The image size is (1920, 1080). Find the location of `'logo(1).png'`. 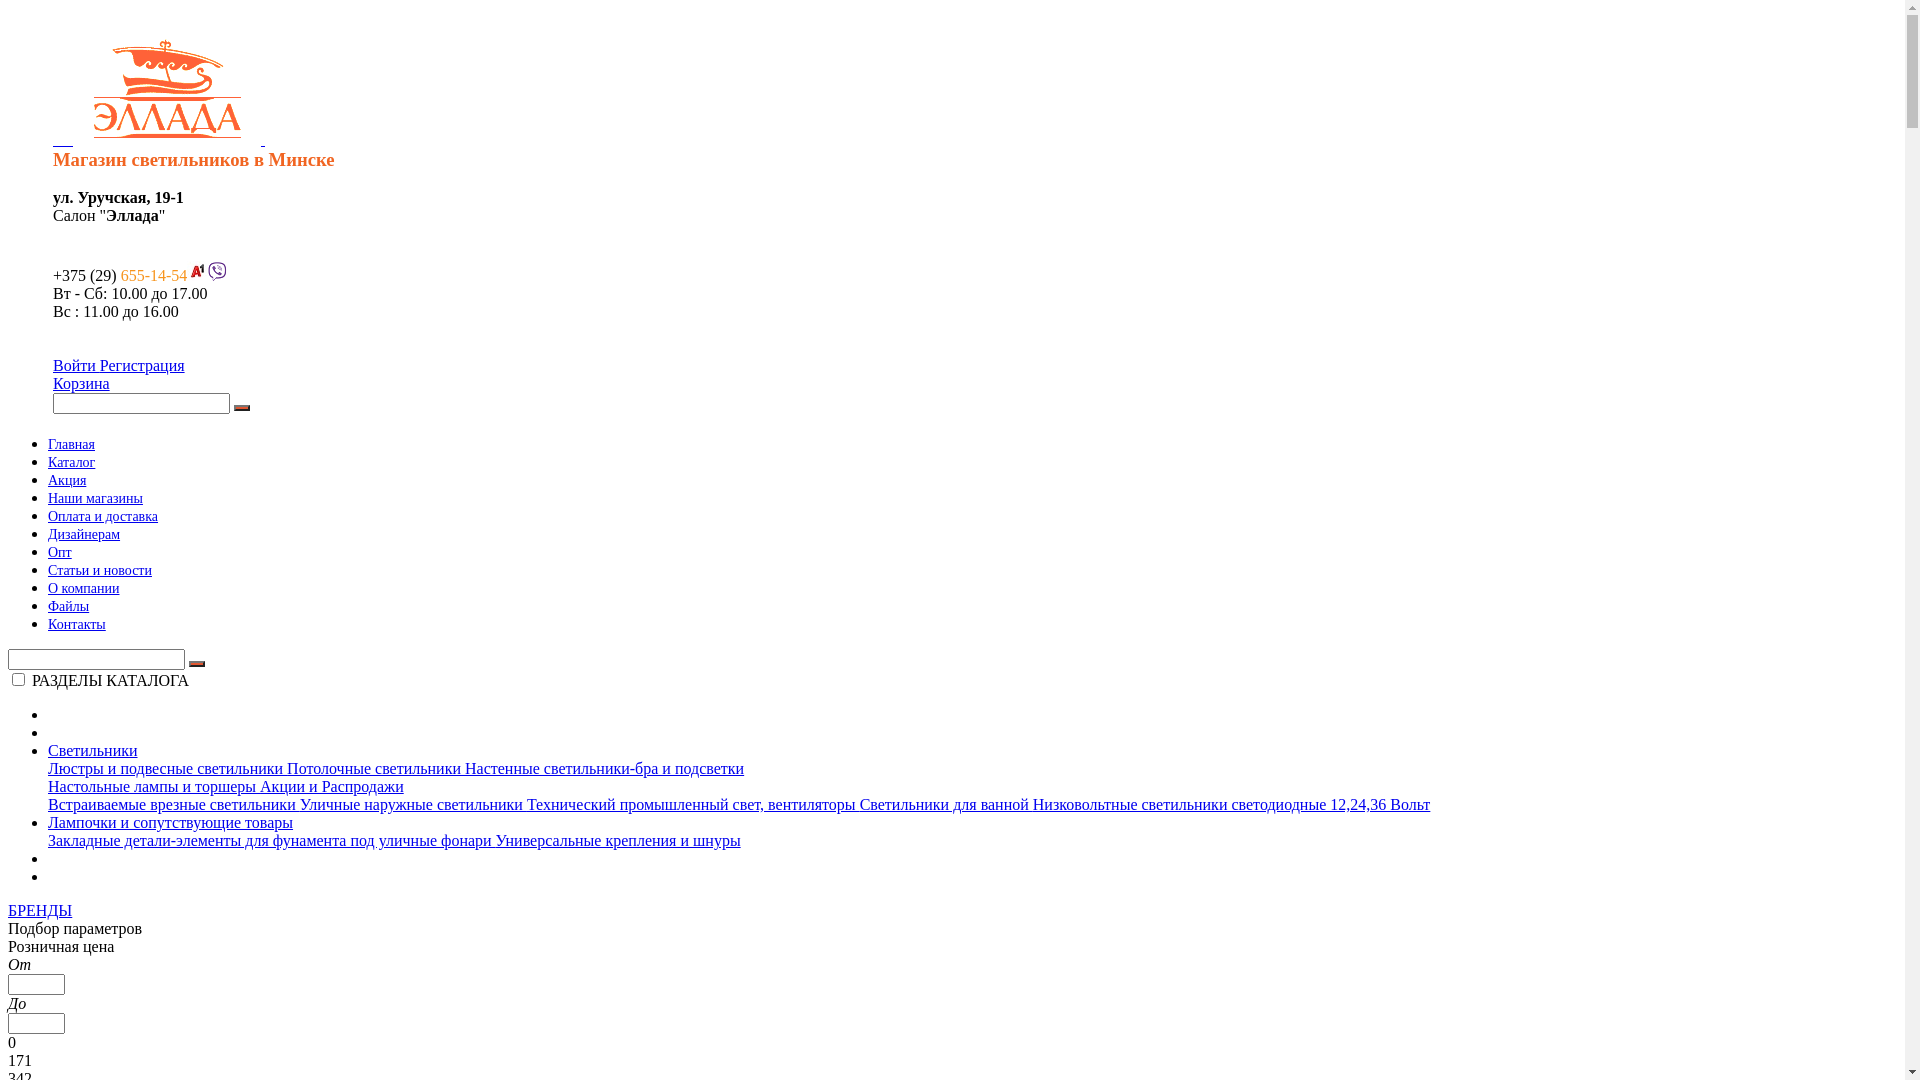

'logo(1).png' is located at coordinates (167, 87).